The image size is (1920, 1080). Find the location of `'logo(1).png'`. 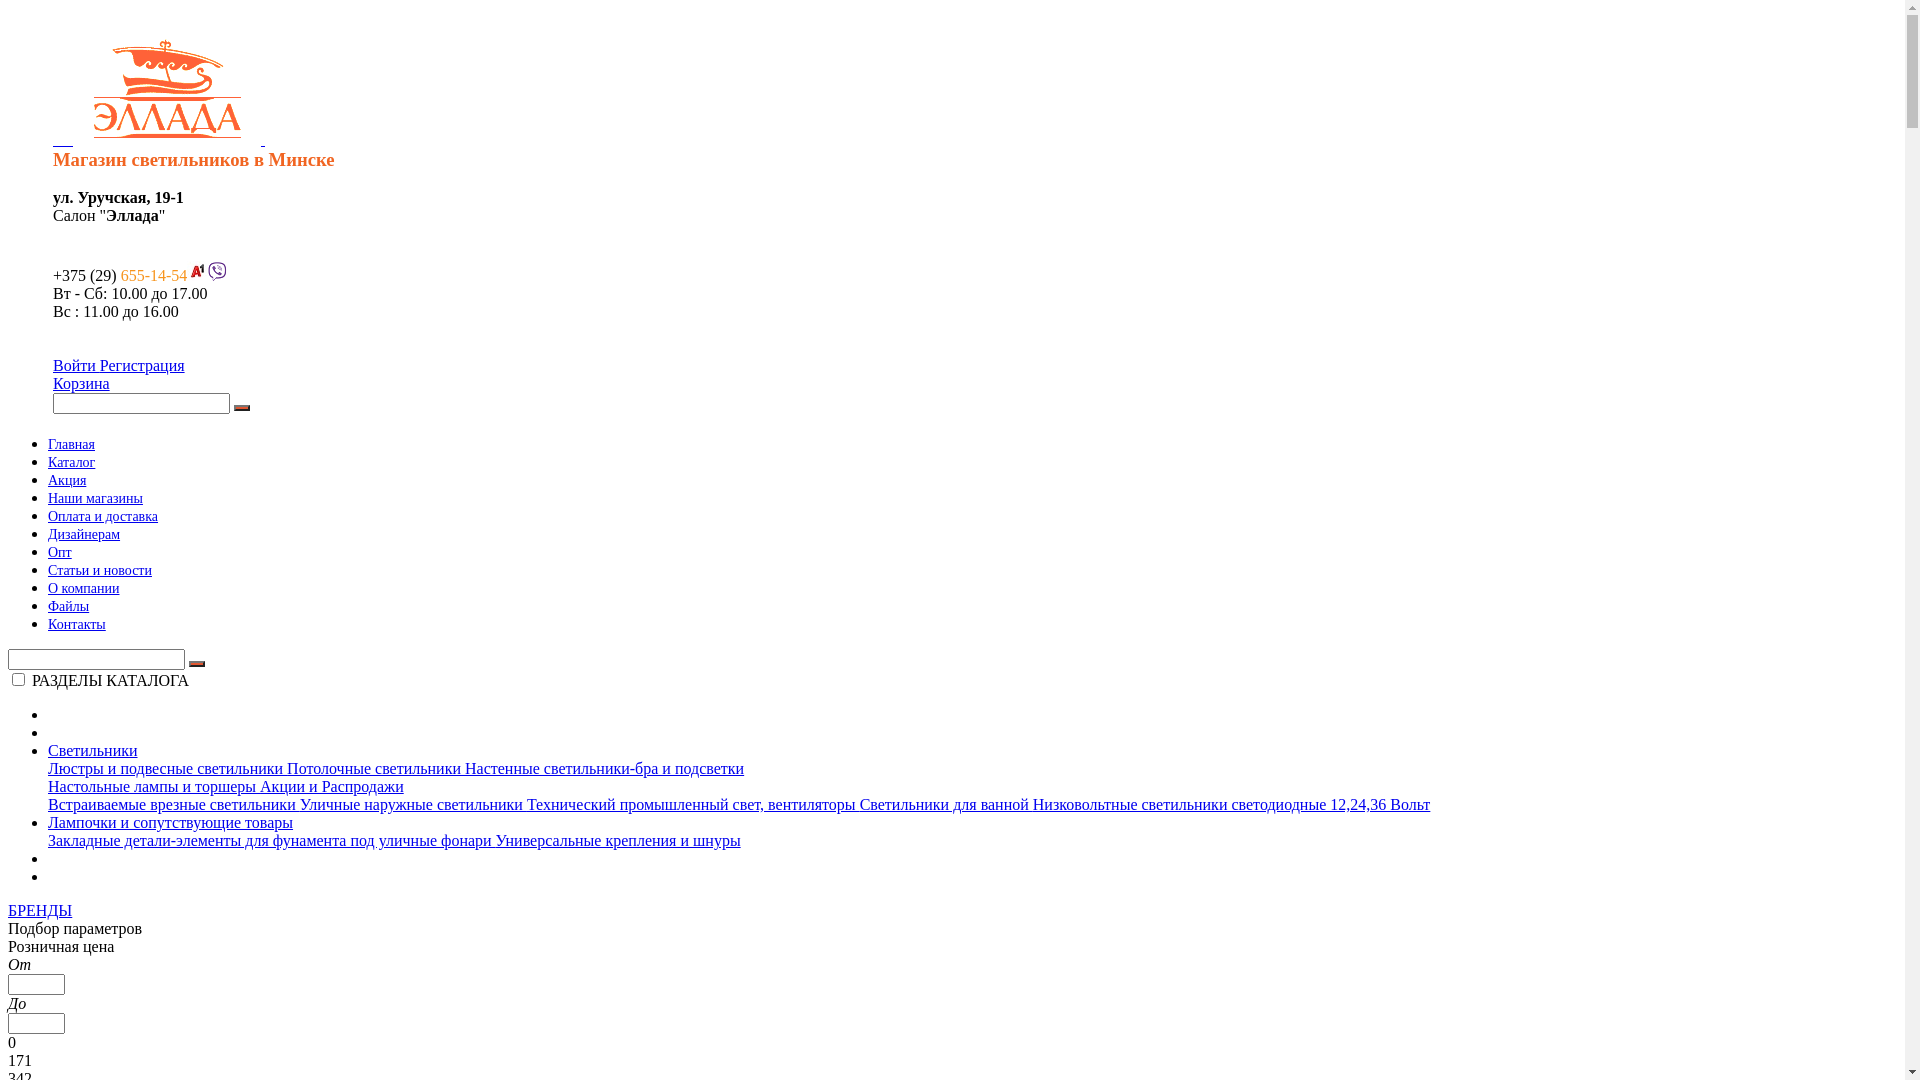

'logo(1).png' is located at coordinates (167, 87).